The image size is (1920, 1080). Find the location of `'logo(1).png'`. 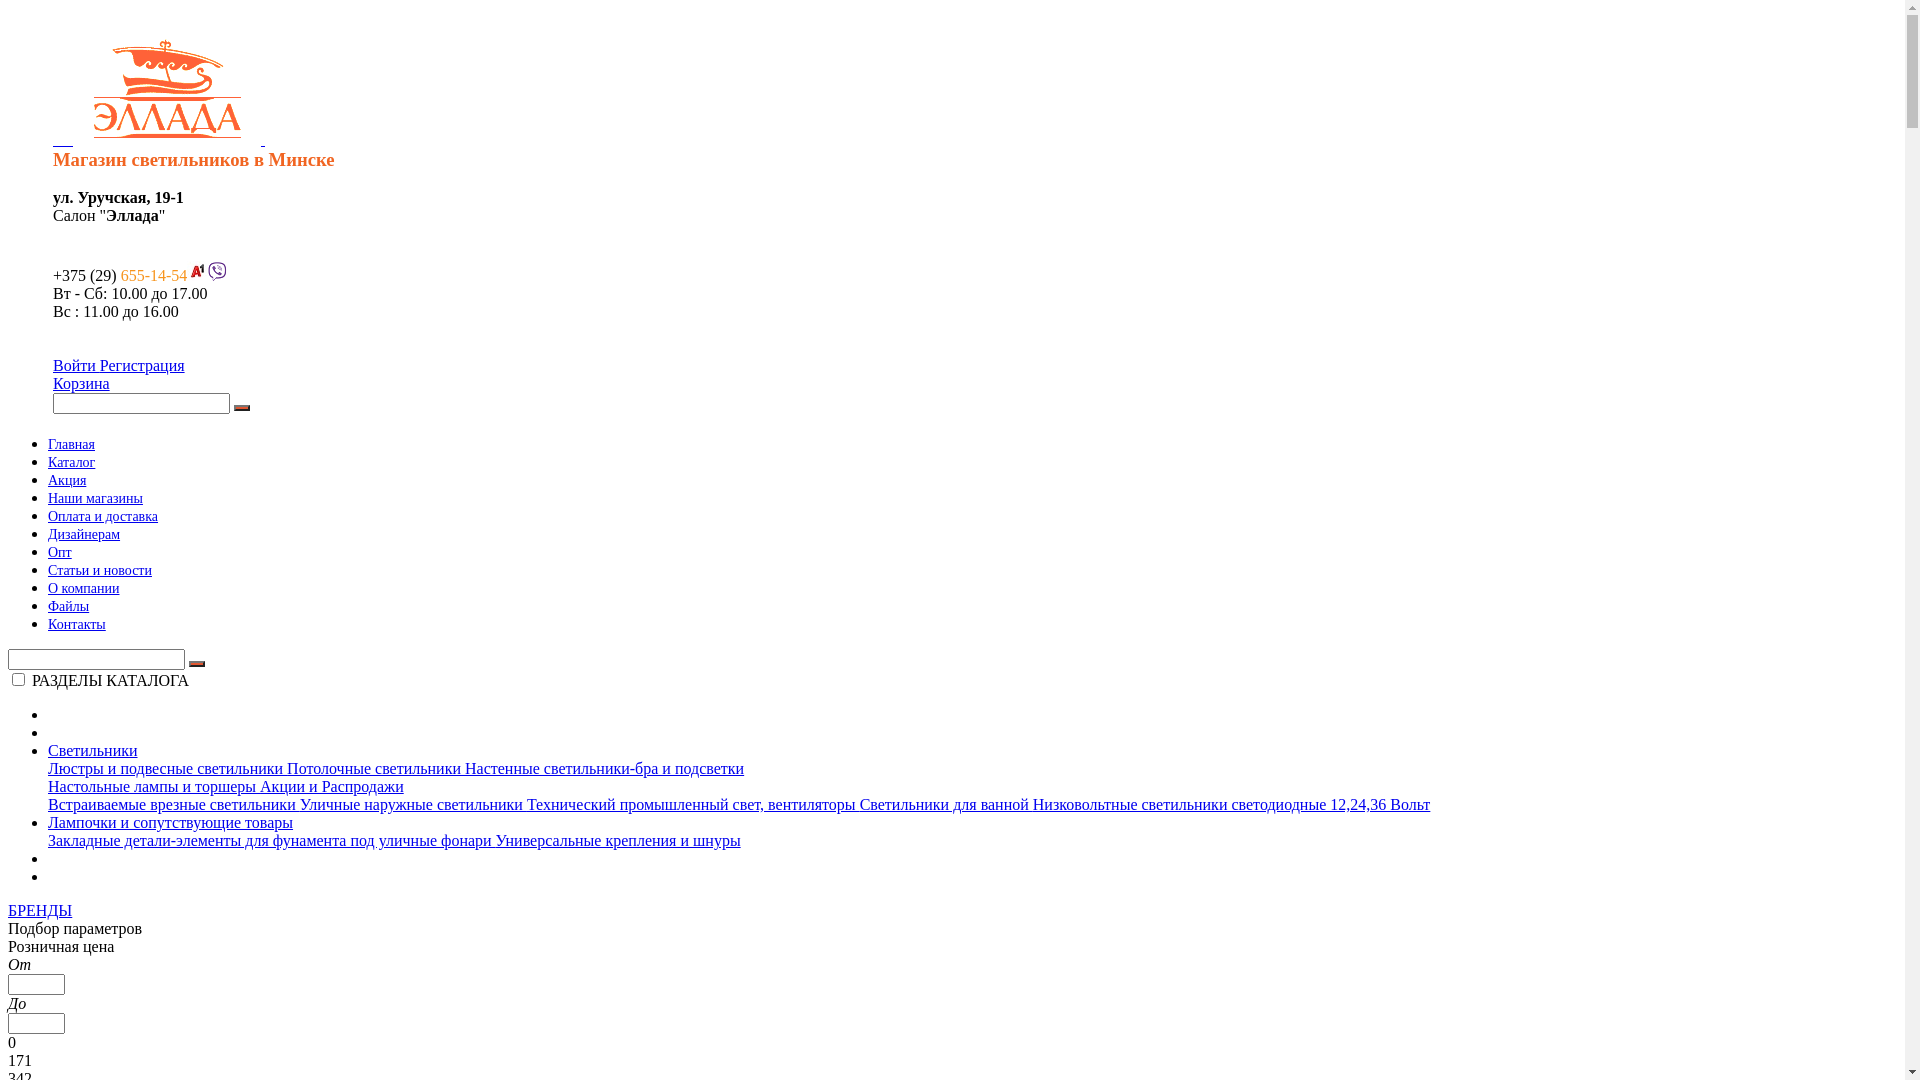

'logo(1).png' is located at coordinates (167, 87).